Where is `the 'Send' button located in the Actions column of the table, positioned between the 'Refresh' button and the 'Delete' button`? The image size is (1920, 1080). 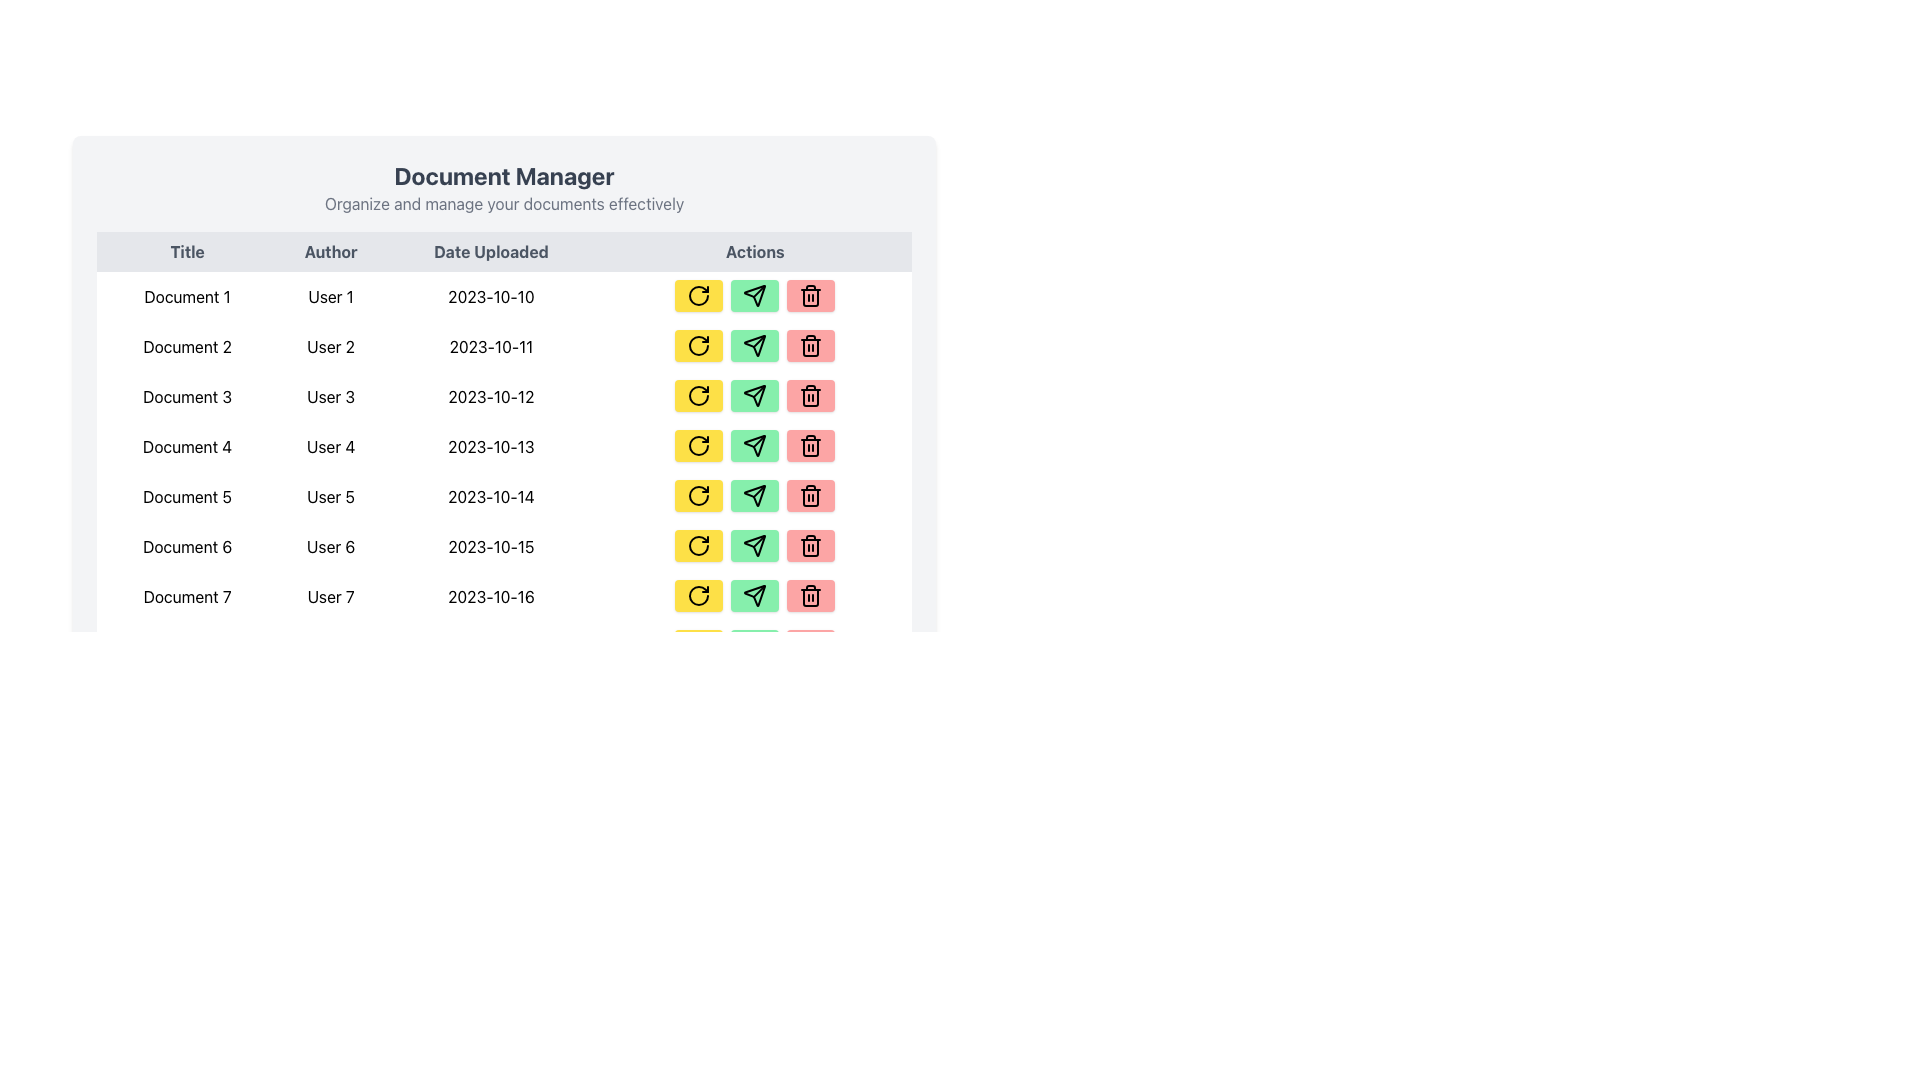 the 'Send' button located in the Actions column of the table, positioned between the 'Refresh' button and the 'Delete' button is located at coordinates (754, 794).